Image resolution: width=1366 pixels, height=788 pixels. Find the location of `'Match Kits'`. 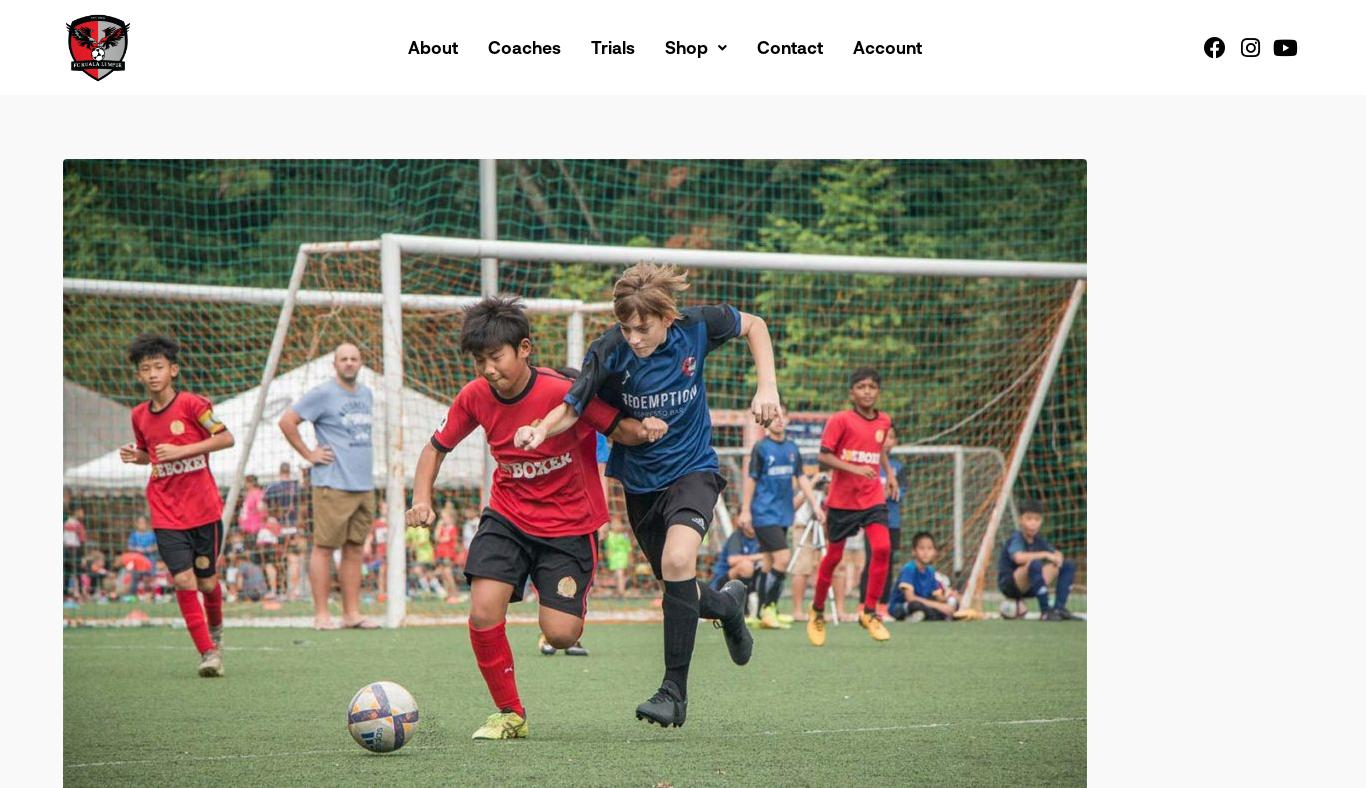

'Match Kits' is located at coordinates (685, 93).